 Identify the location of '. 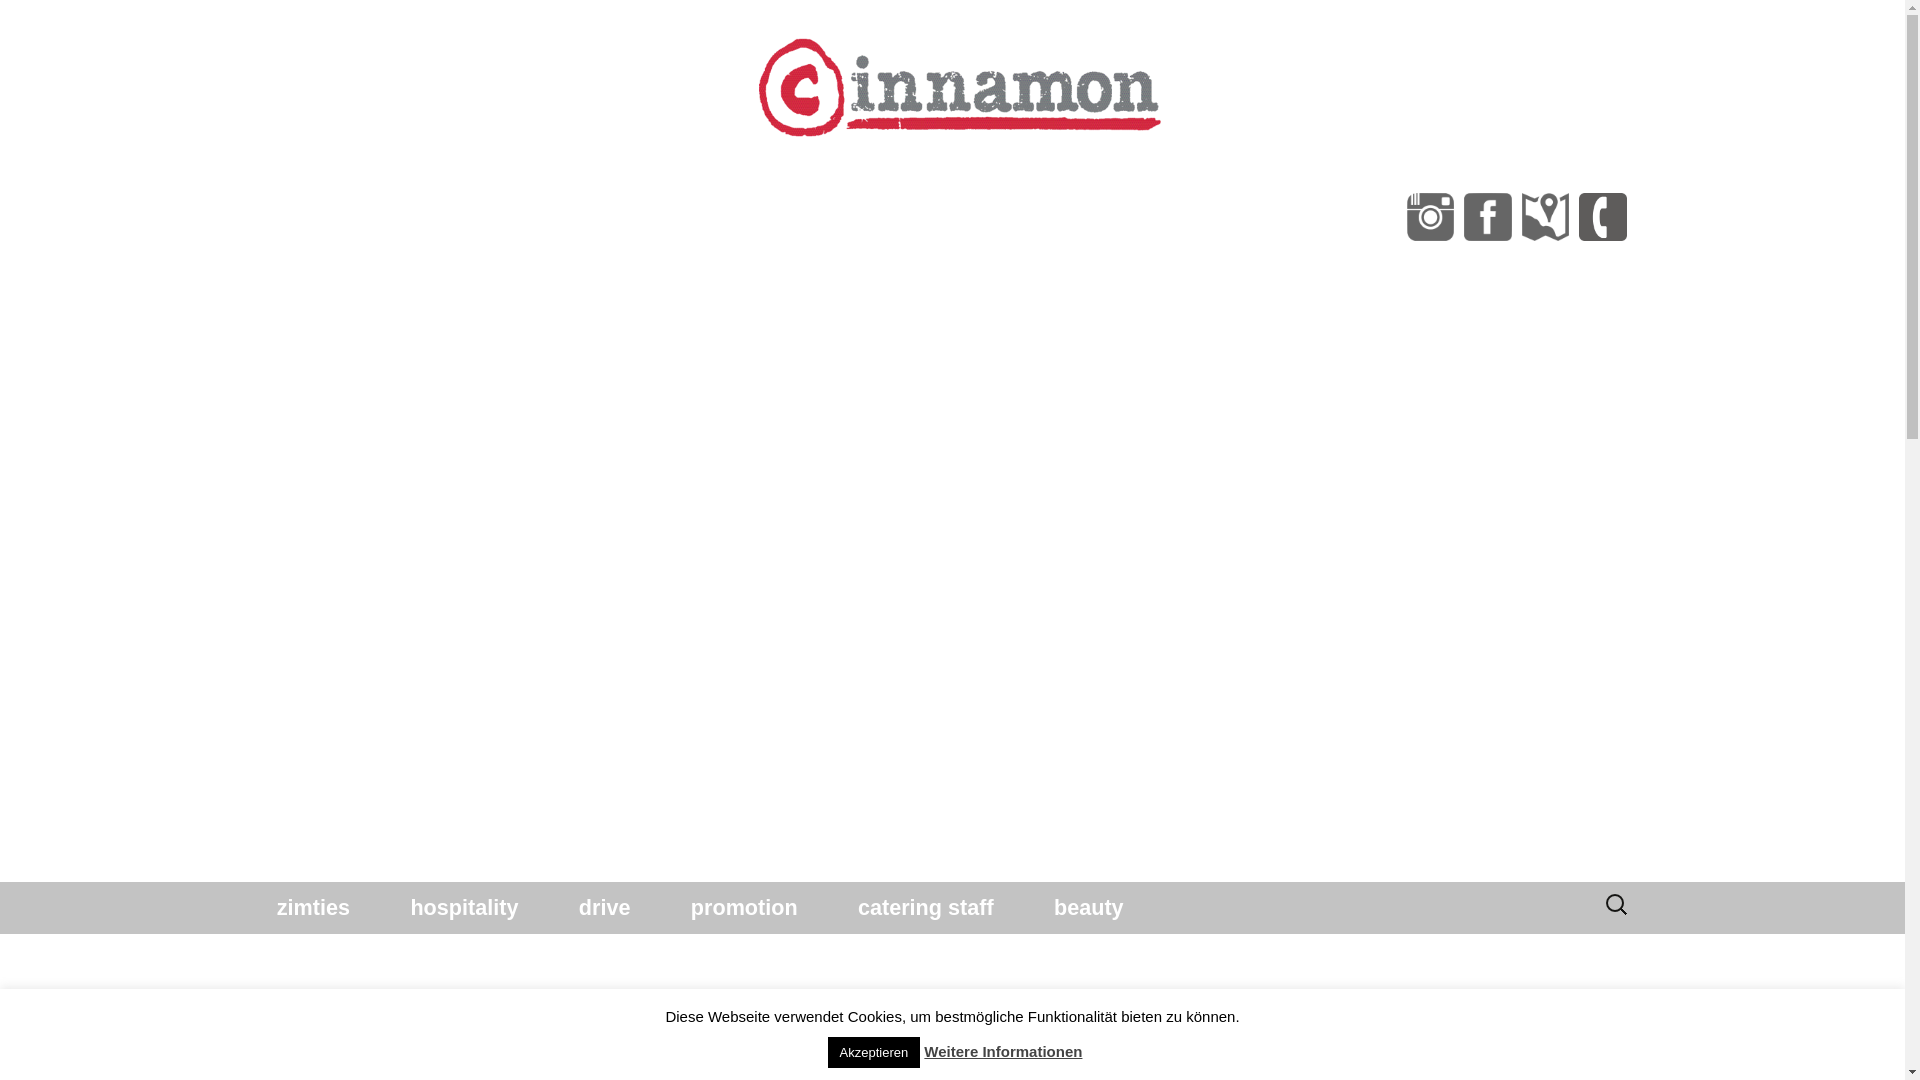
(960, 165).